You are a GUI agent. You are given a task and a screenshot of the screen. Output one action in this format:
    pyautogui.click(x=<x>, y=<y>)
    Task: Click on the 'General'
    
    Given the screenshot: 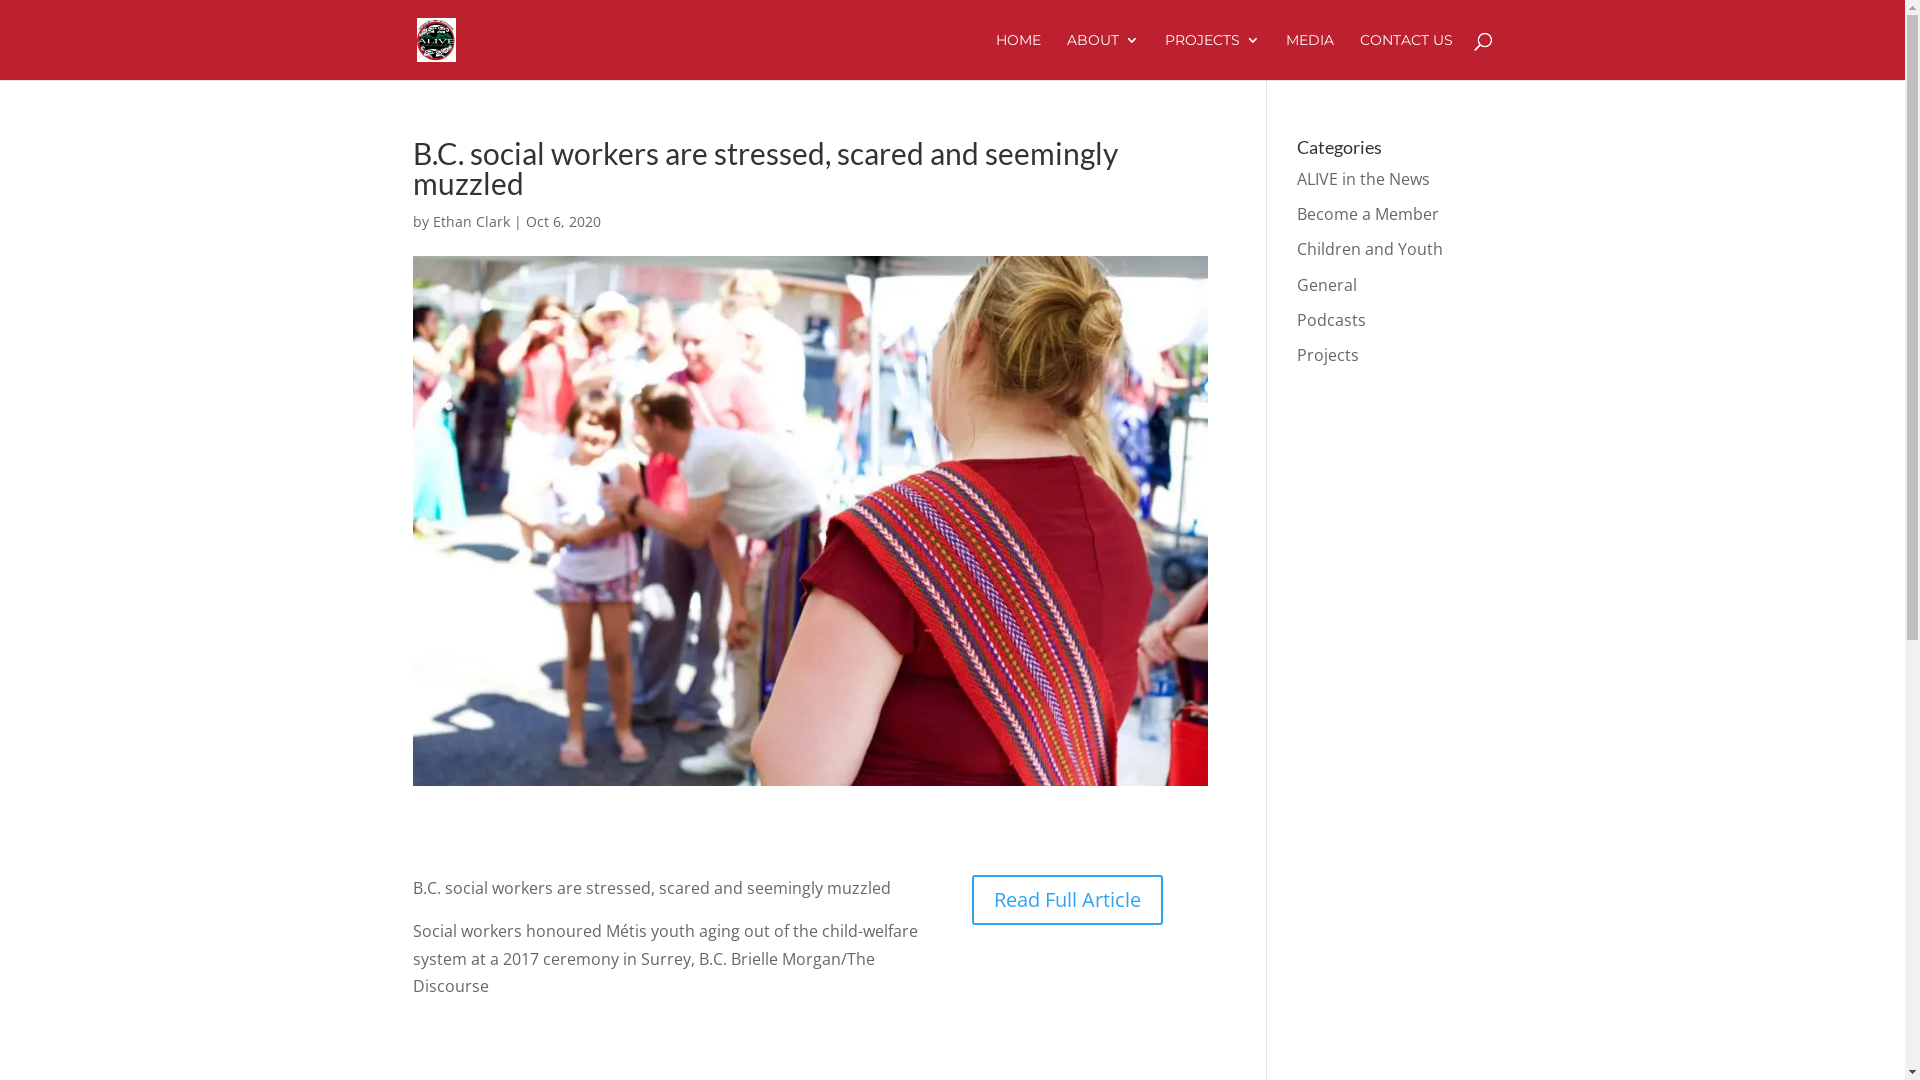 What is the action you would take?
    pyautogui.click(x=1326, y=285)
    